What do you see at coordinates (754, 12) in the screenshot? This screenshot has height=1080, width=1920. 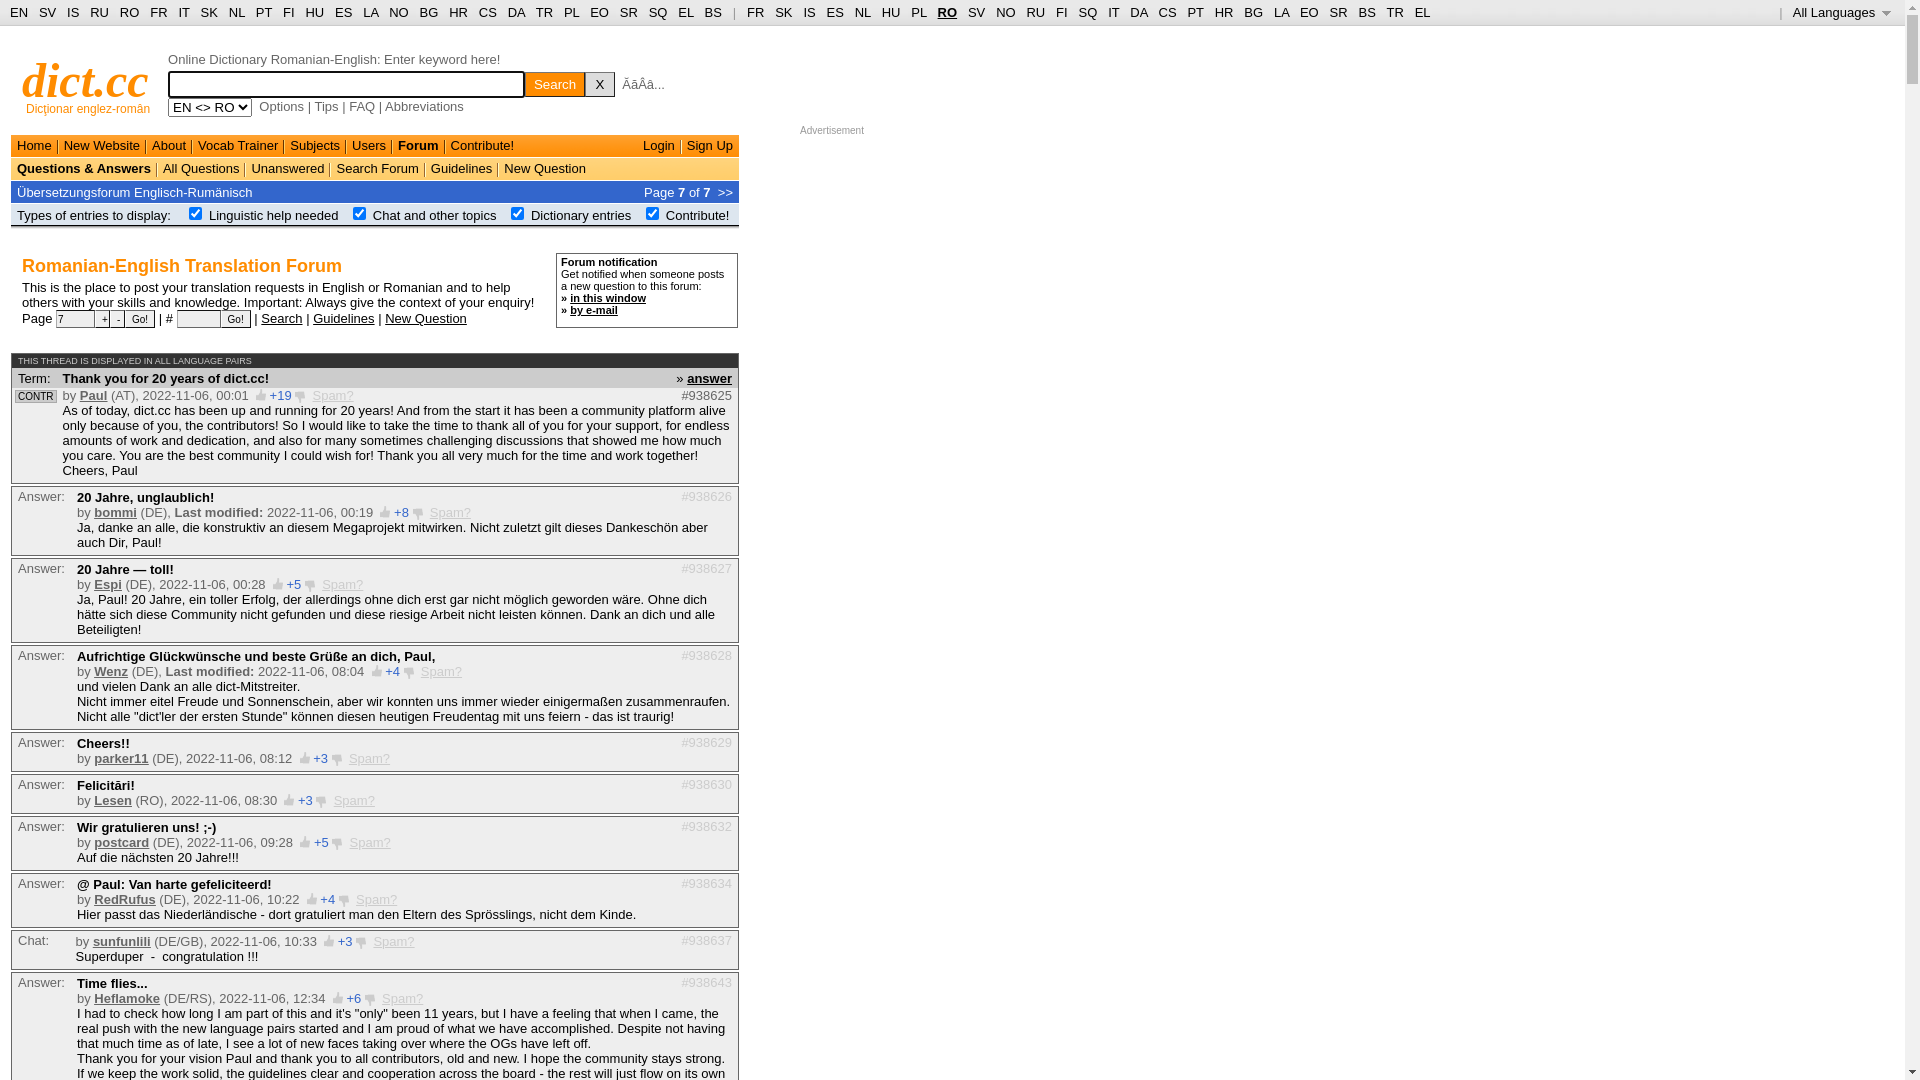 I see `'FR'` at bounding box center [754, 12].